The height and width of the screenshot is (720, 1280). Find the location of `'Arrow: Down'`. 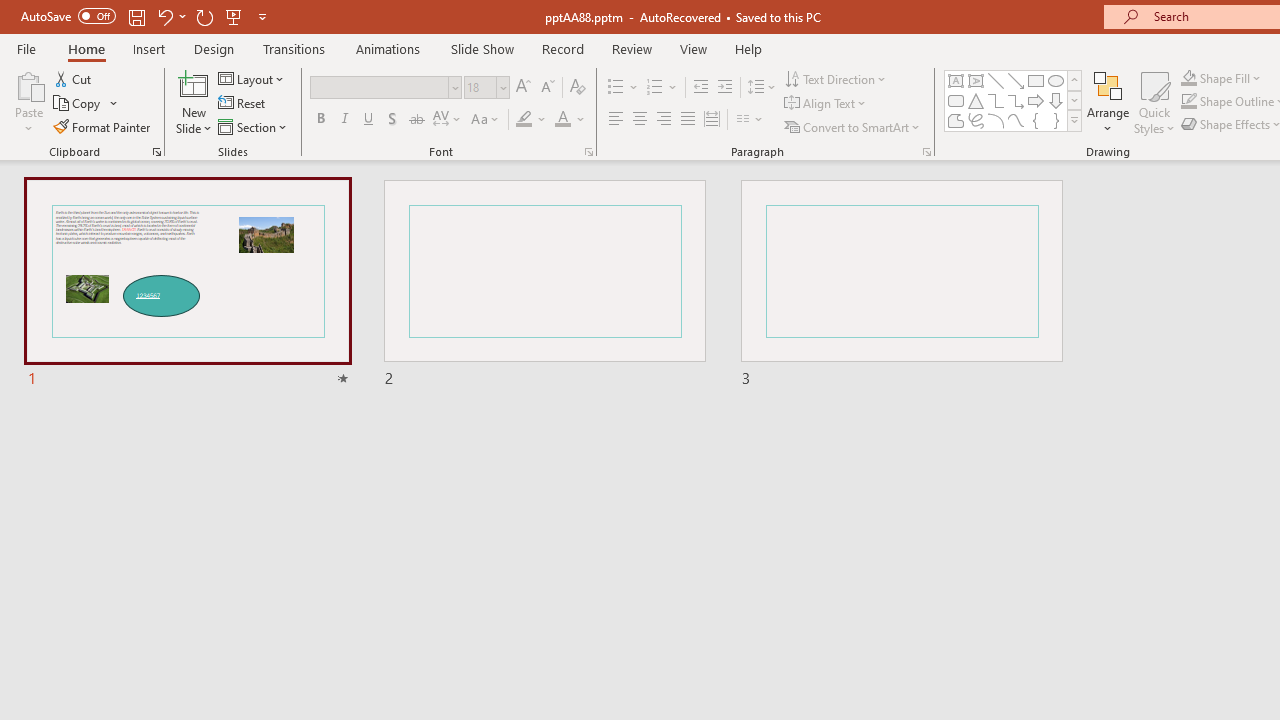

'Arrow: Down' is located at coordinates (1055, 100).